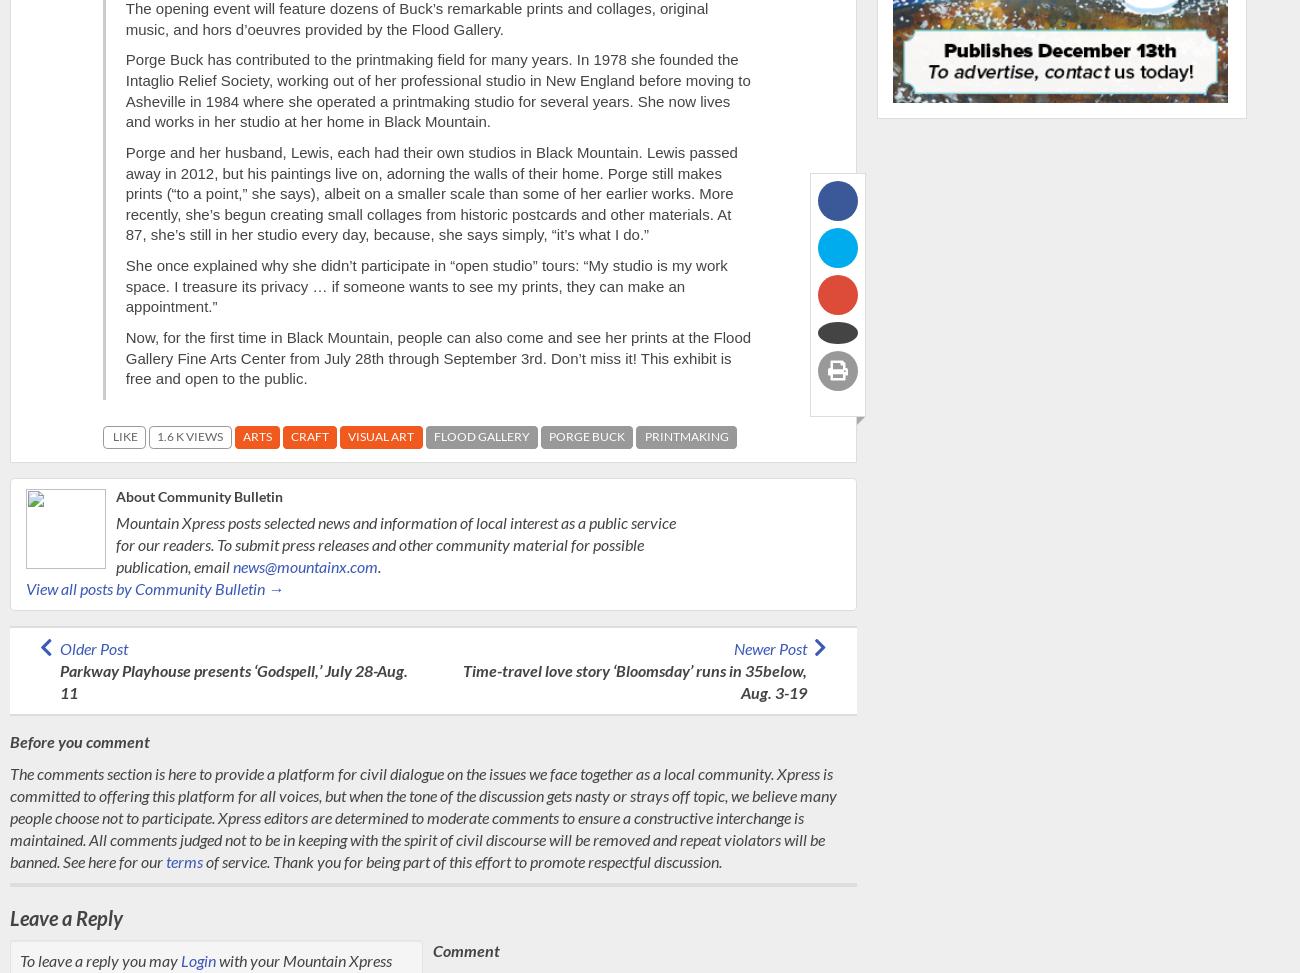 This screenshot has height=973, width=1300. What do you see at coordinates (768, 646) in the screenshot?
I see `'Newer Post'` at bounding box center [768, 646].